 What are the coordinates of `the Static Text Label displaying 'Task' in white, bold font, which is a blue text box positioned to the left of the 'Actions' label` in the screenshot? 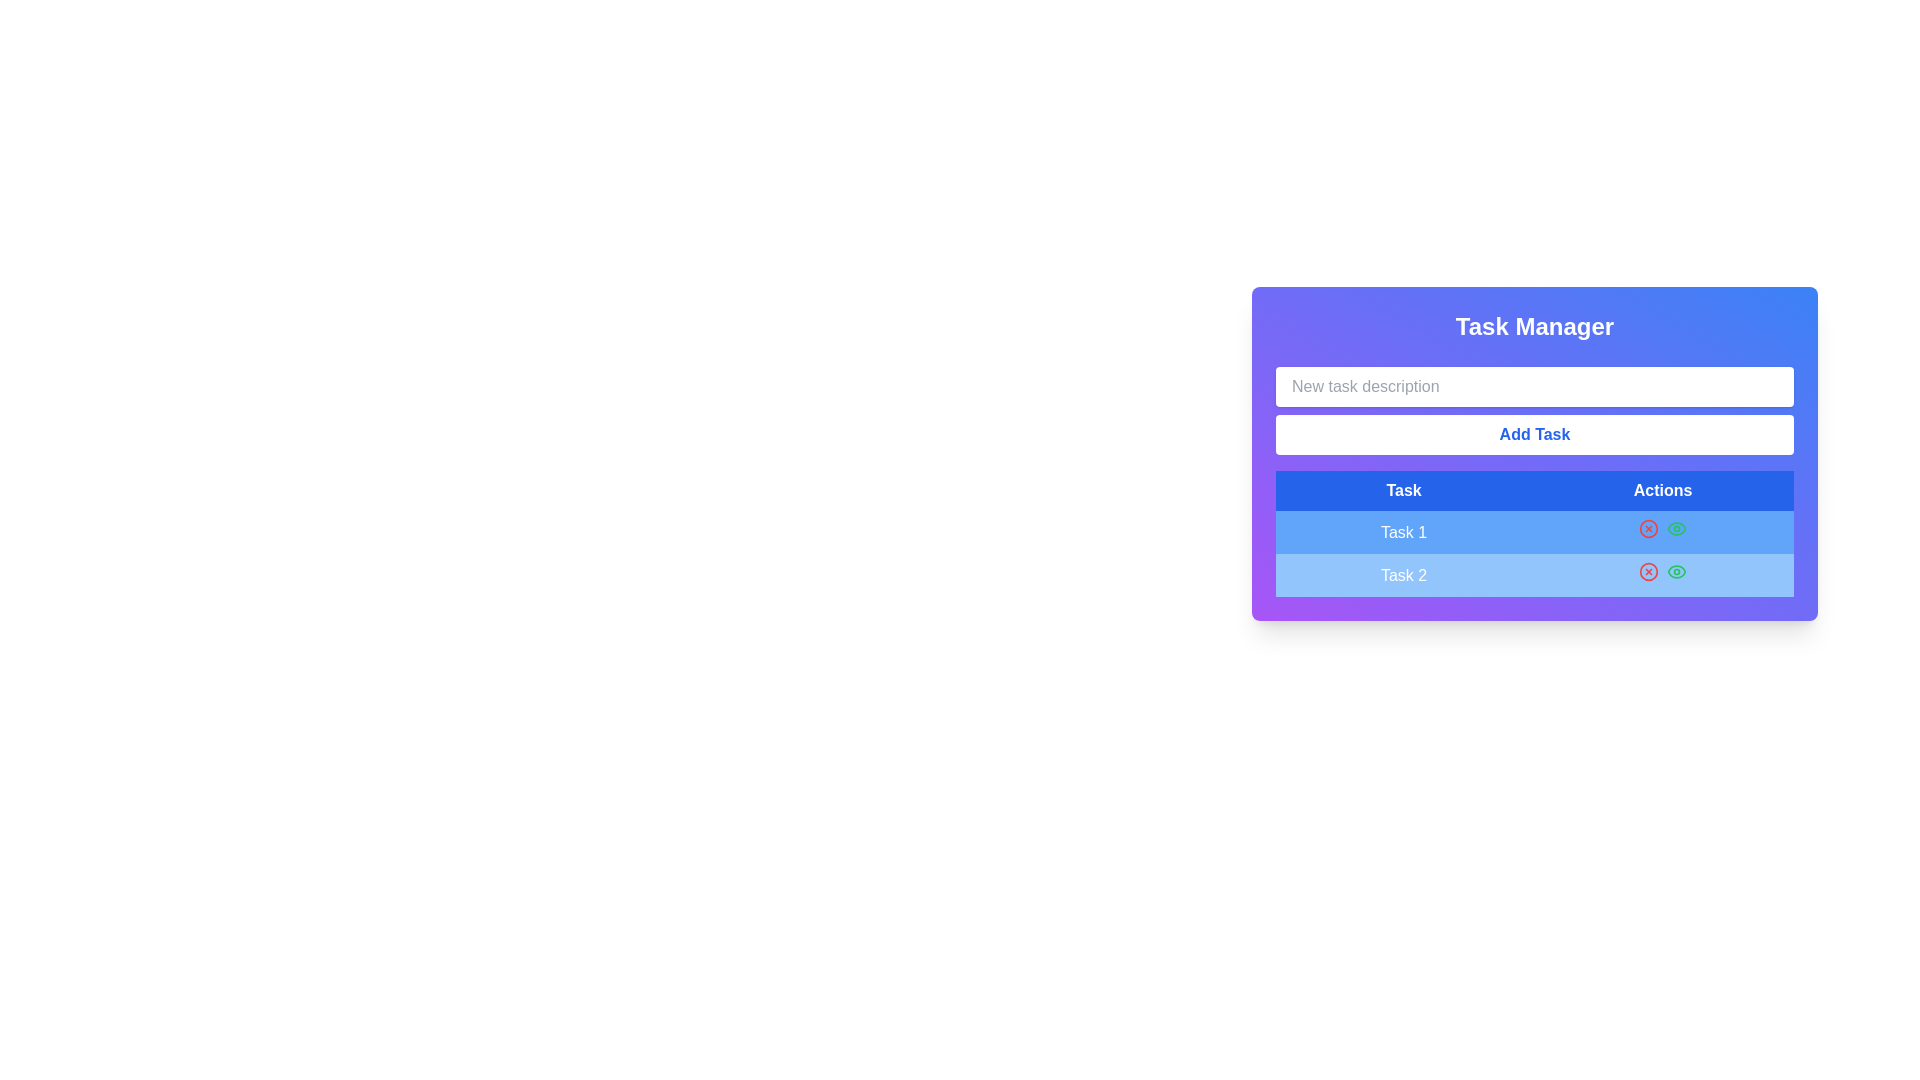 It's located at (1403, 490).